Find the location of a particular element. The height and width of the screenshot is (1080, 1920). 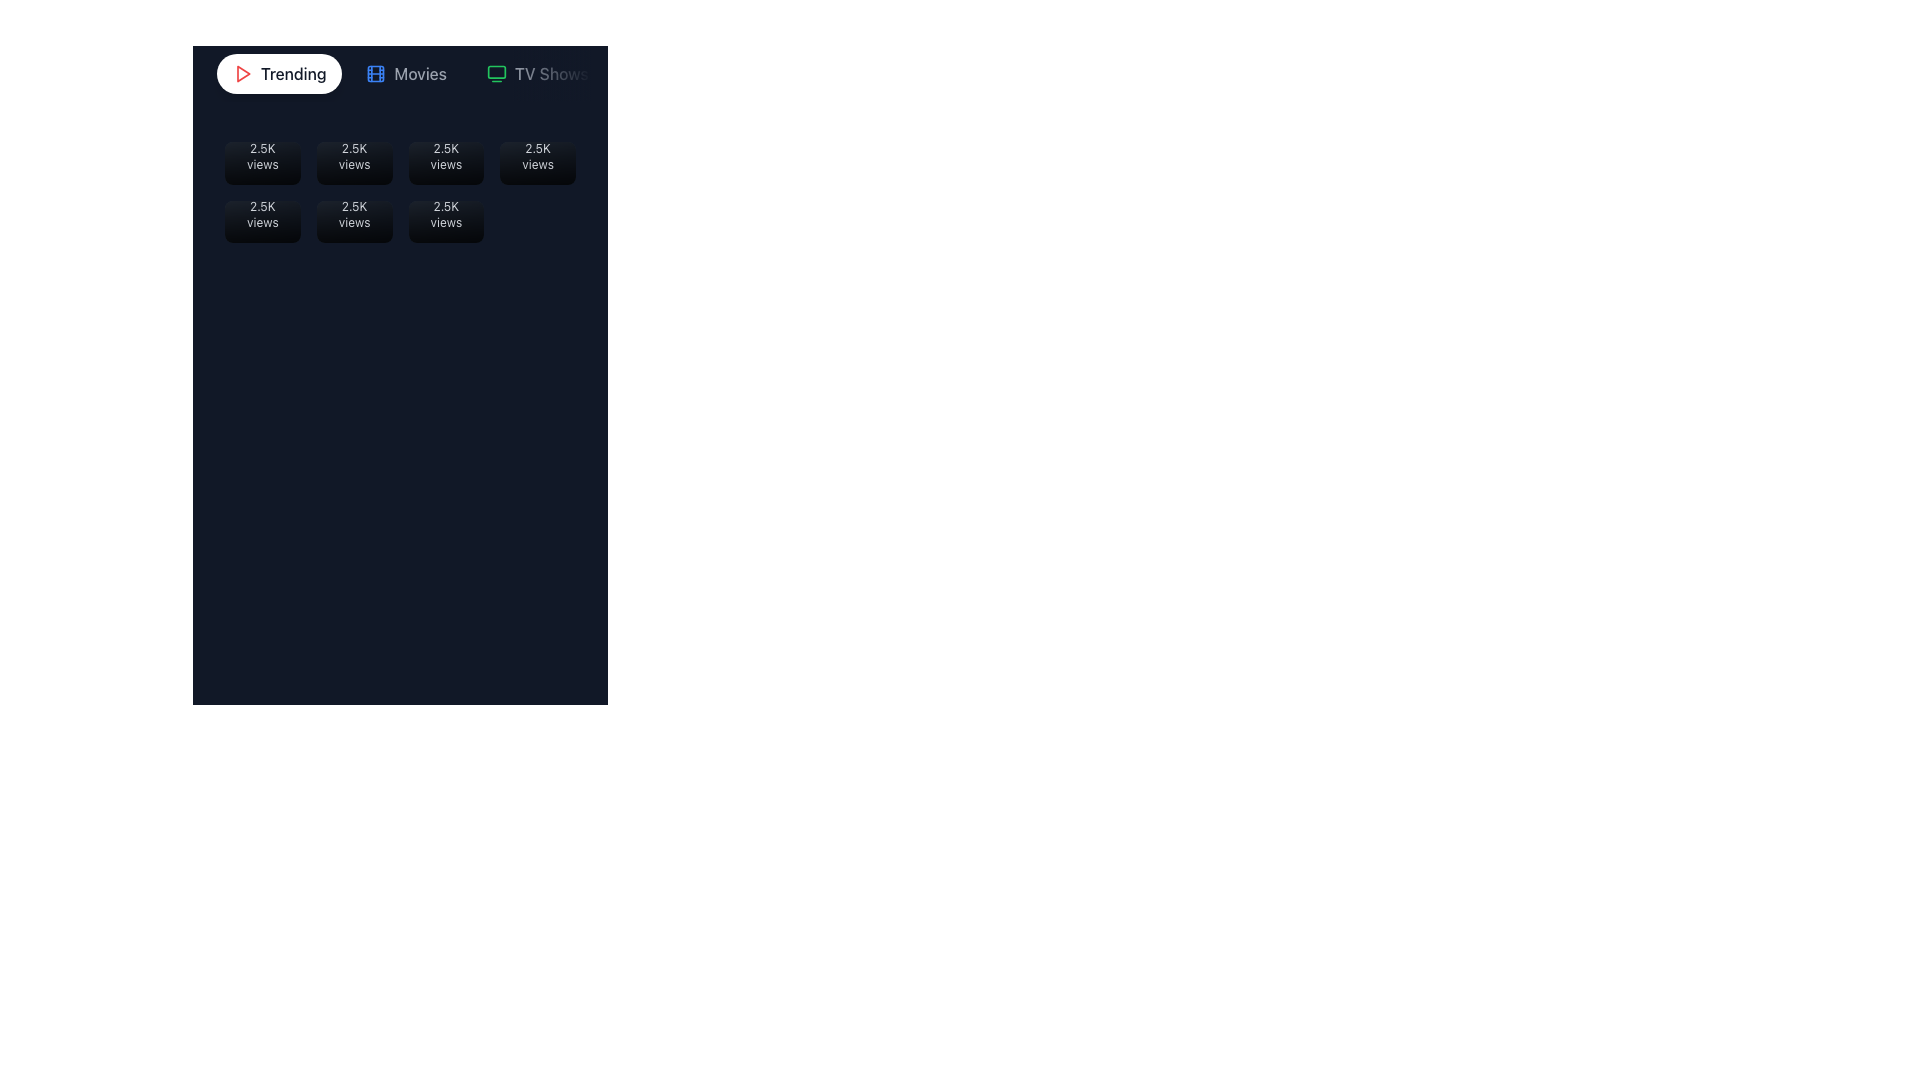

the navigational text label for the TV Shows section located at the top-right corner of the navigation bar, adjacent to the 'Movies' option is located at coordinates (551, 72).